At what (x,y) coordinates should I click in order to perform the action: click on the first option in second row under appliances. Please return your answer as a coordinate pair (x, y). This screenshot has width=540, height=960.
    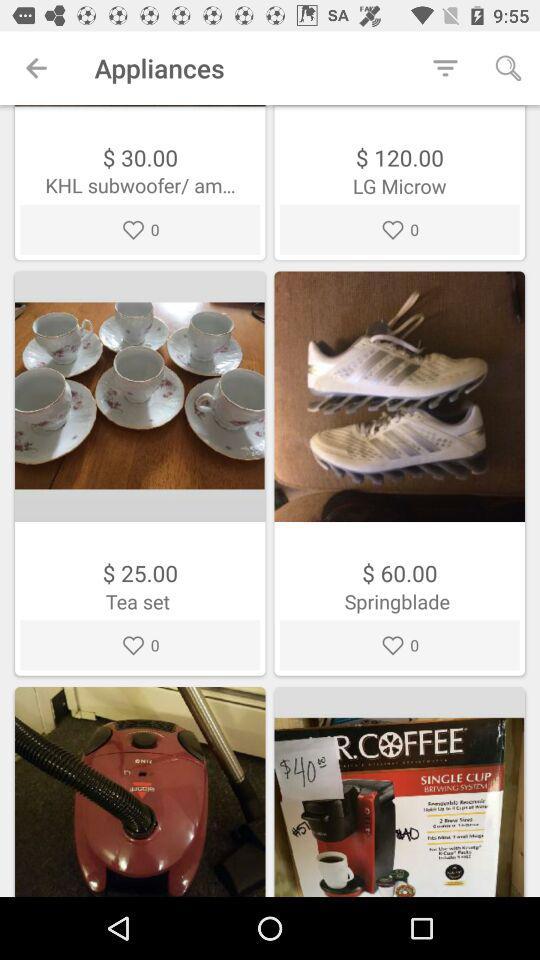
    Looking at the image, I should click on (139, 473).